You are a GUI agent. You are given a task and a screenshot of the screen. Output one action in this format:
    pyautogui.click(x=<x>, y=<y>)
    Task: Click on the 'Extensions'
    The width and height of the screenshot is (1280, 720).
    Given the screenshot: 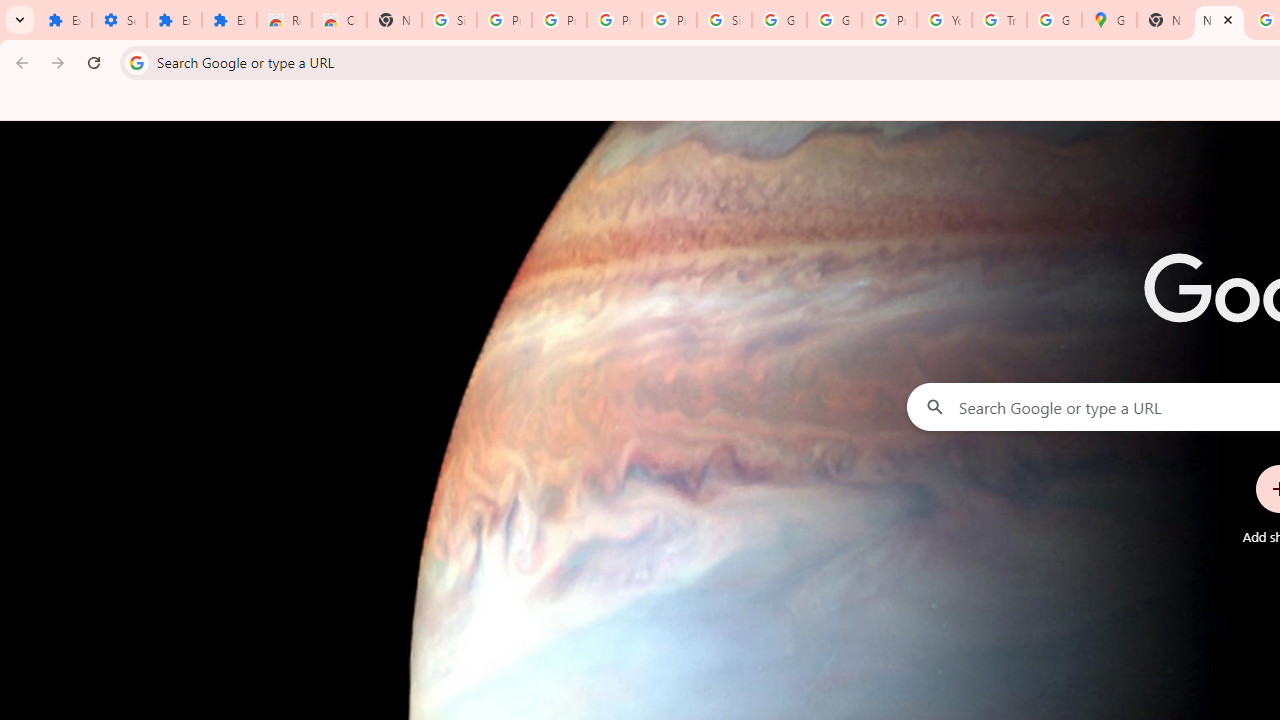 What is the action you would take?
    pyautogui.click(x=229, y=20)
    